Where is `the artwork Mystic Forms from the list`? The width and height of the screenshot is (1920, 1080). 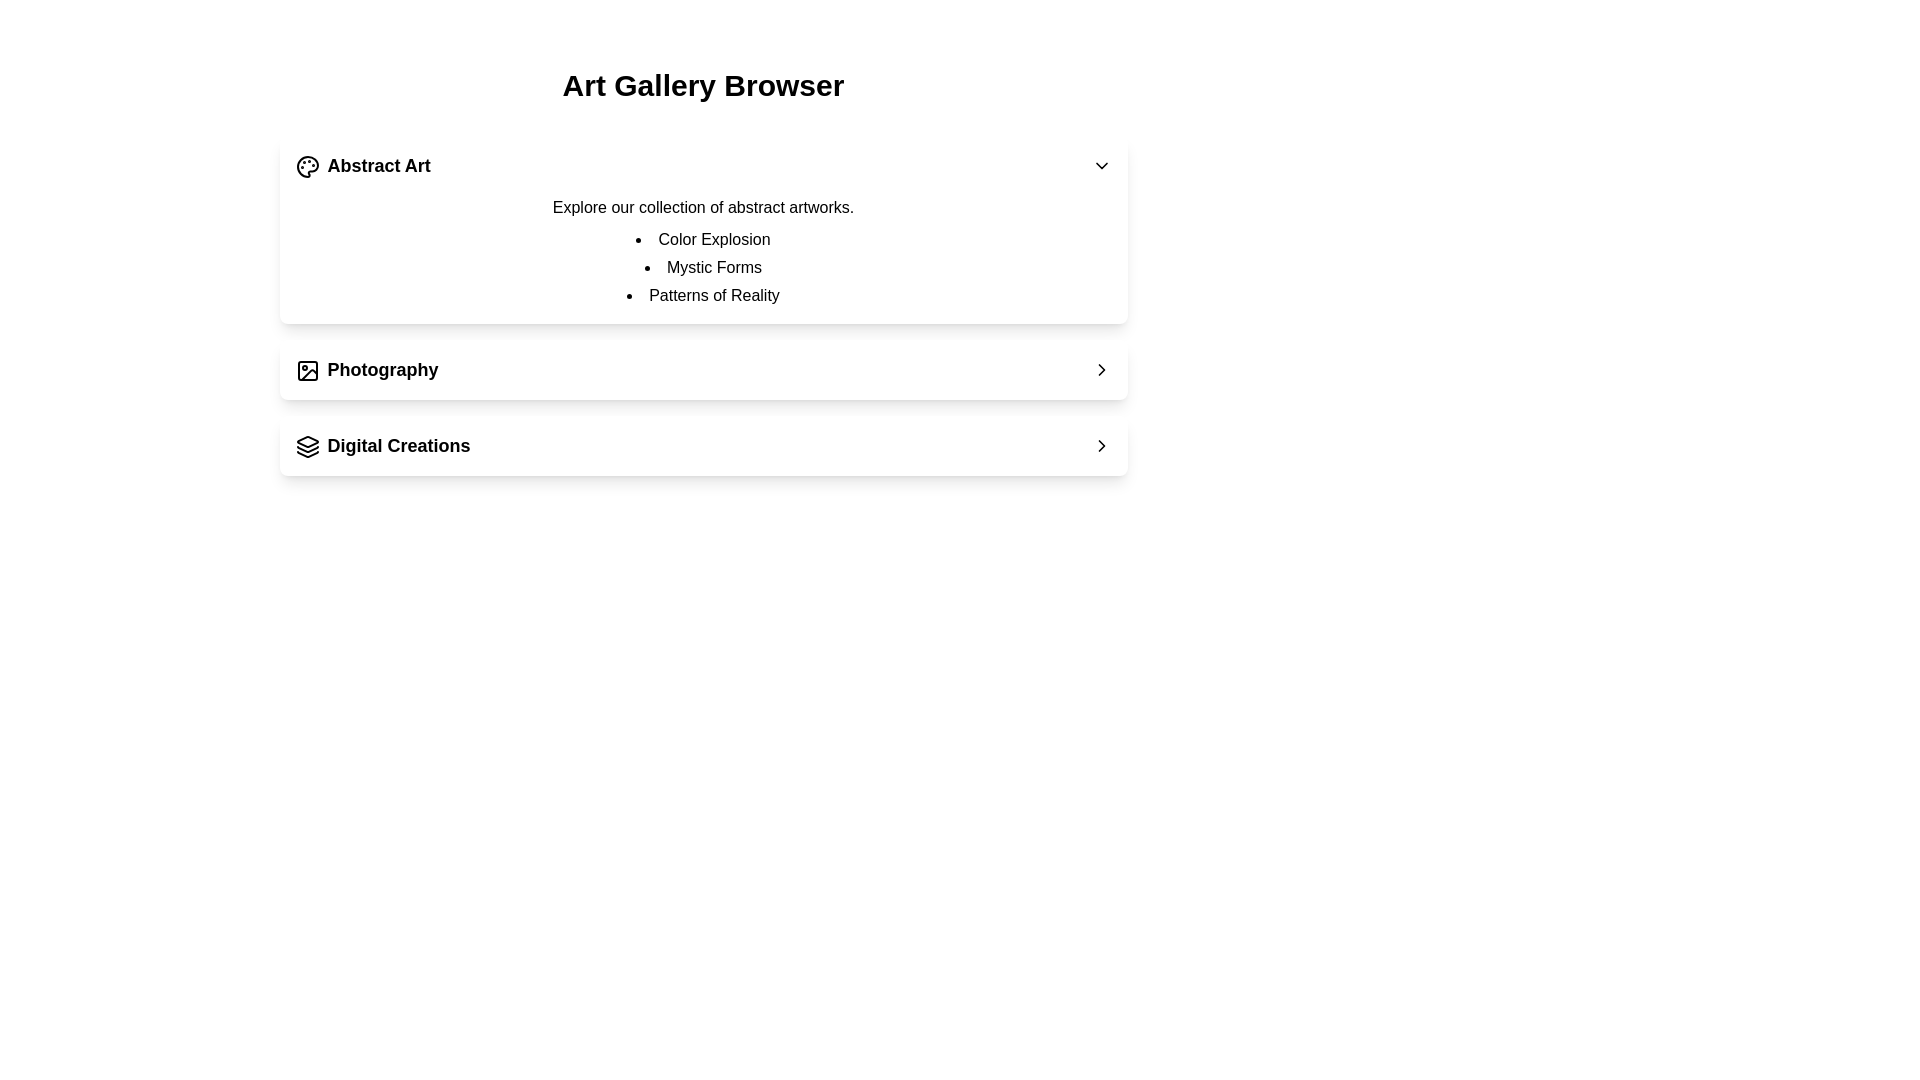
the artwork Mystic Forms from the list is located at coordinates (703, 266).